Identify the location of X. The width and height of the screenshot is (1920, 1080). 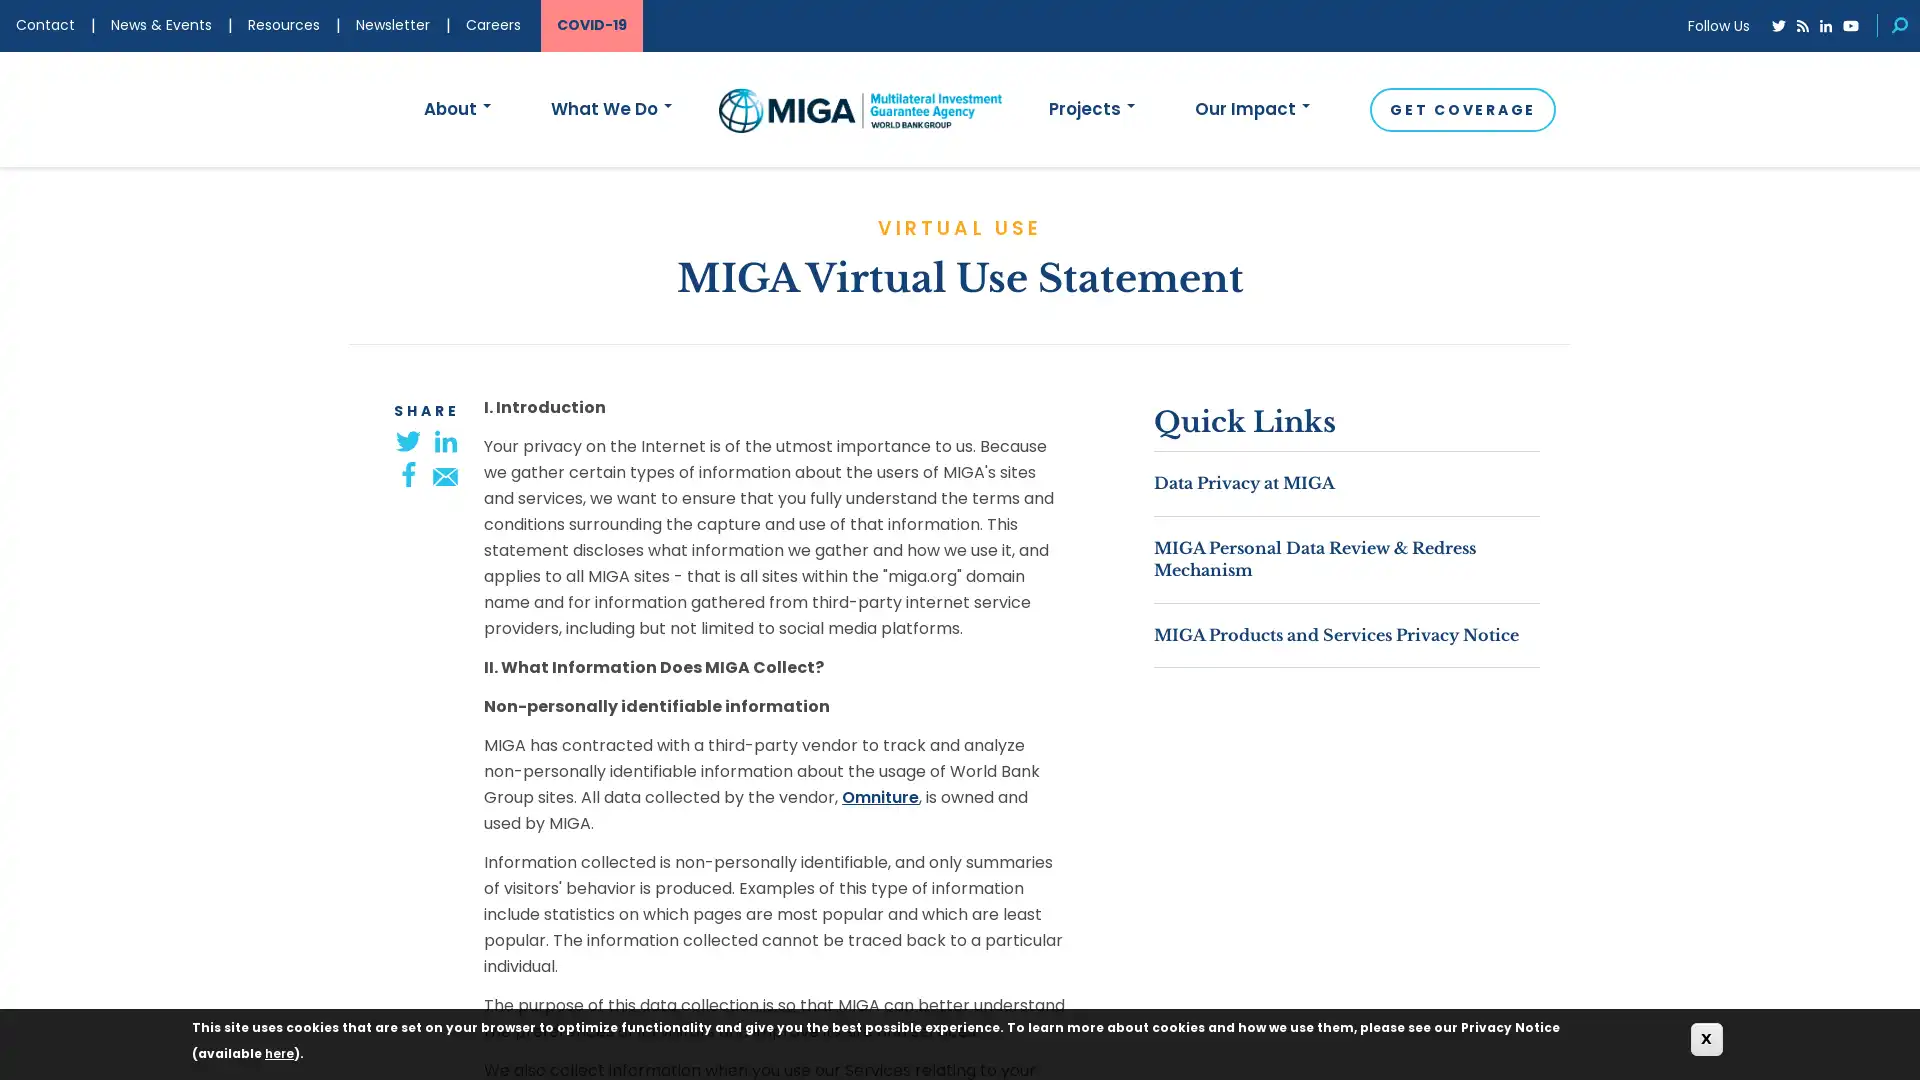
(1706, 1038).